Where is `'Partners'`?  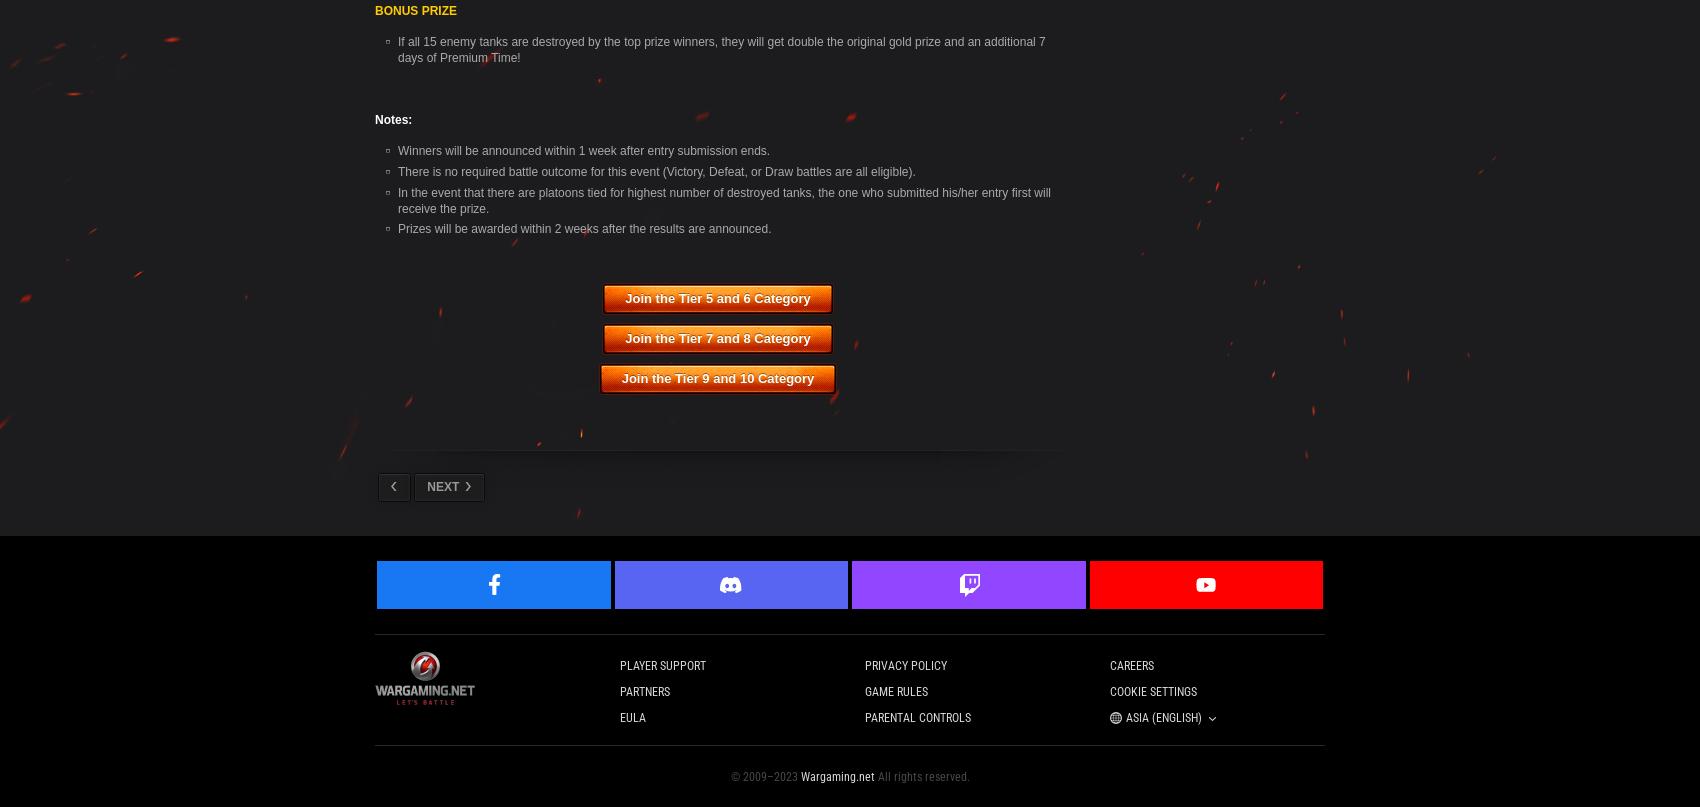 'Partners' is located at coordinates (644, 692).